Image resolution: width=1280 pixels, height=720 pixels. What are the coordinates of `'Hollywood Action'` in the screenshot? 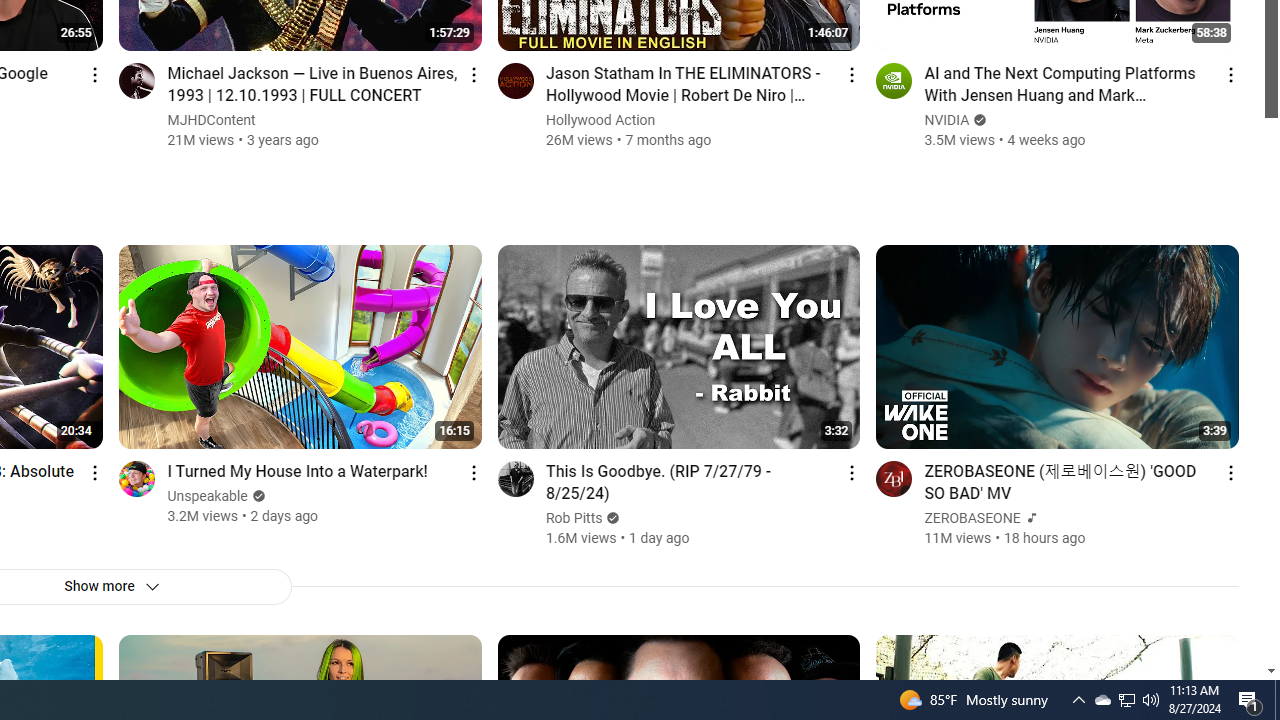 It's located at (599, 120).